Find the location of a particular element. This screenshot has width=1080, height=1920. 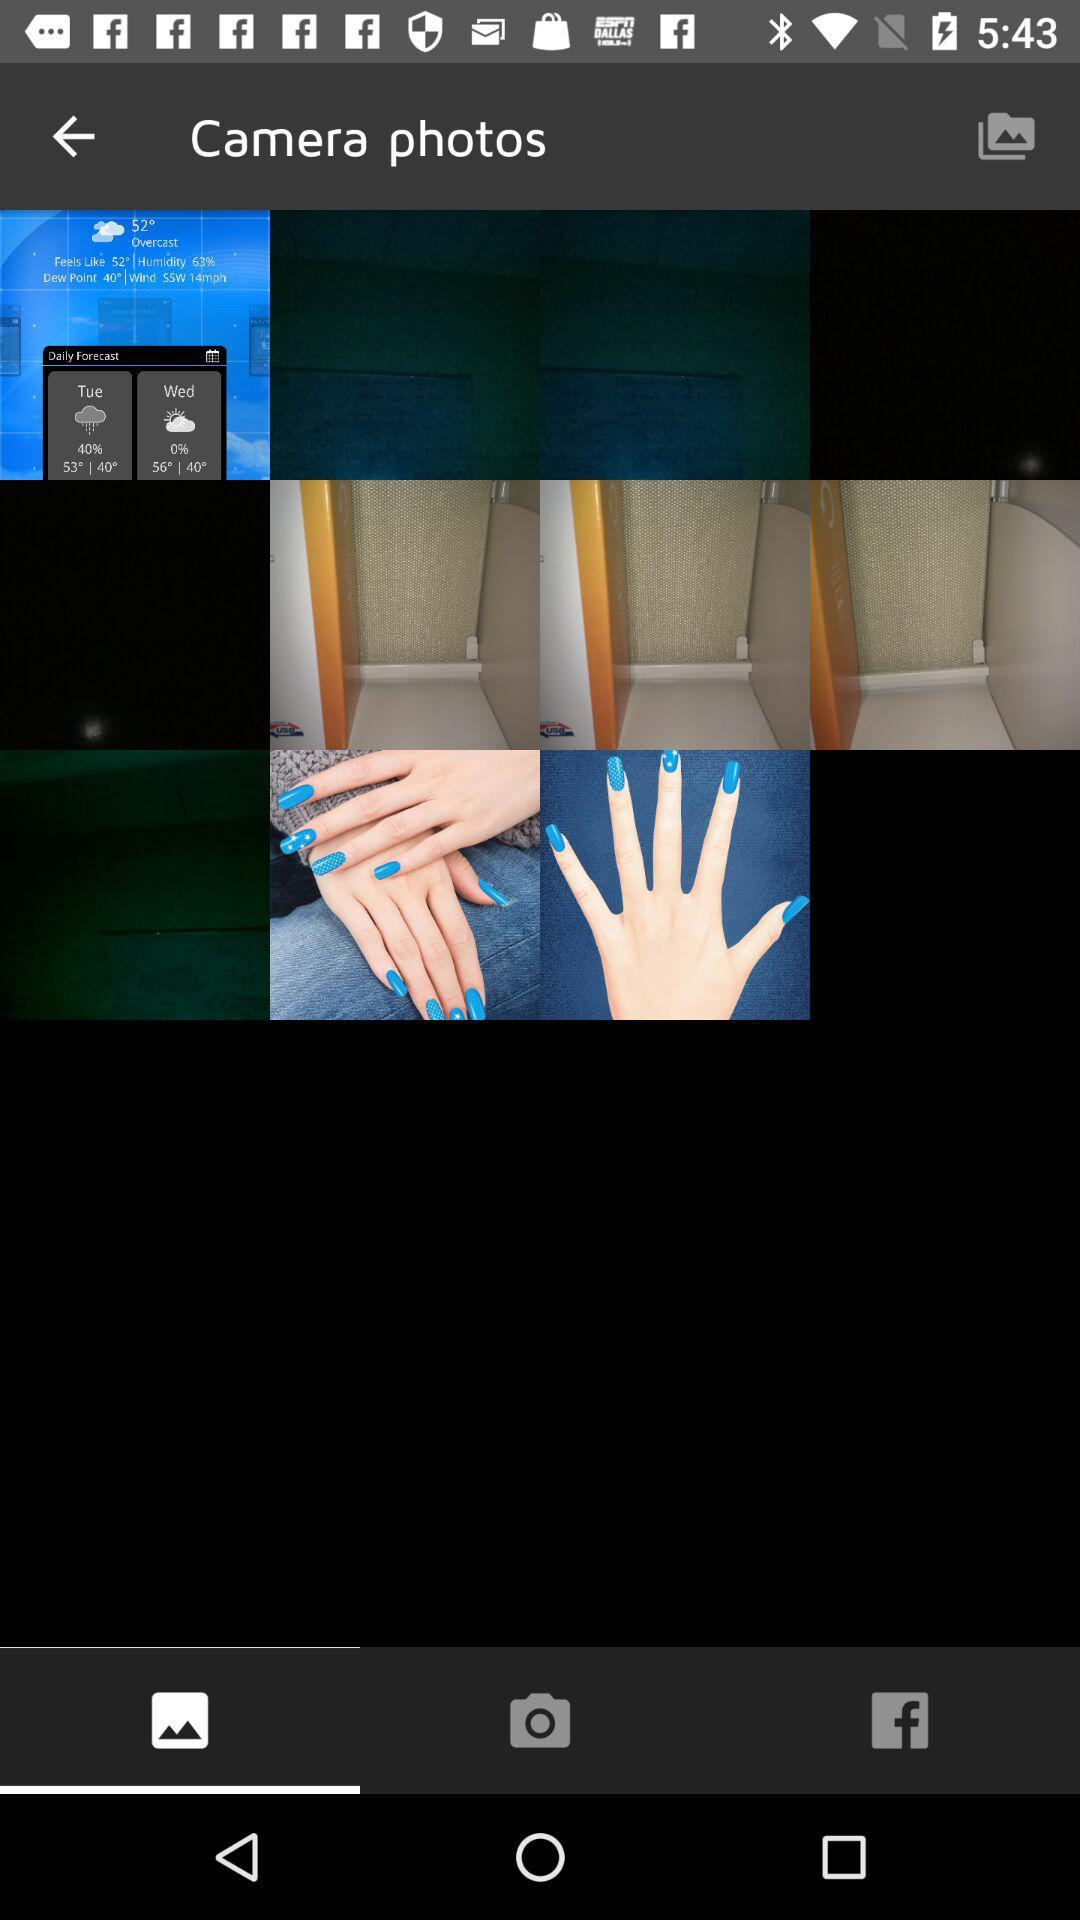

the wallpaper icon is located at coordinates (180, 1719).